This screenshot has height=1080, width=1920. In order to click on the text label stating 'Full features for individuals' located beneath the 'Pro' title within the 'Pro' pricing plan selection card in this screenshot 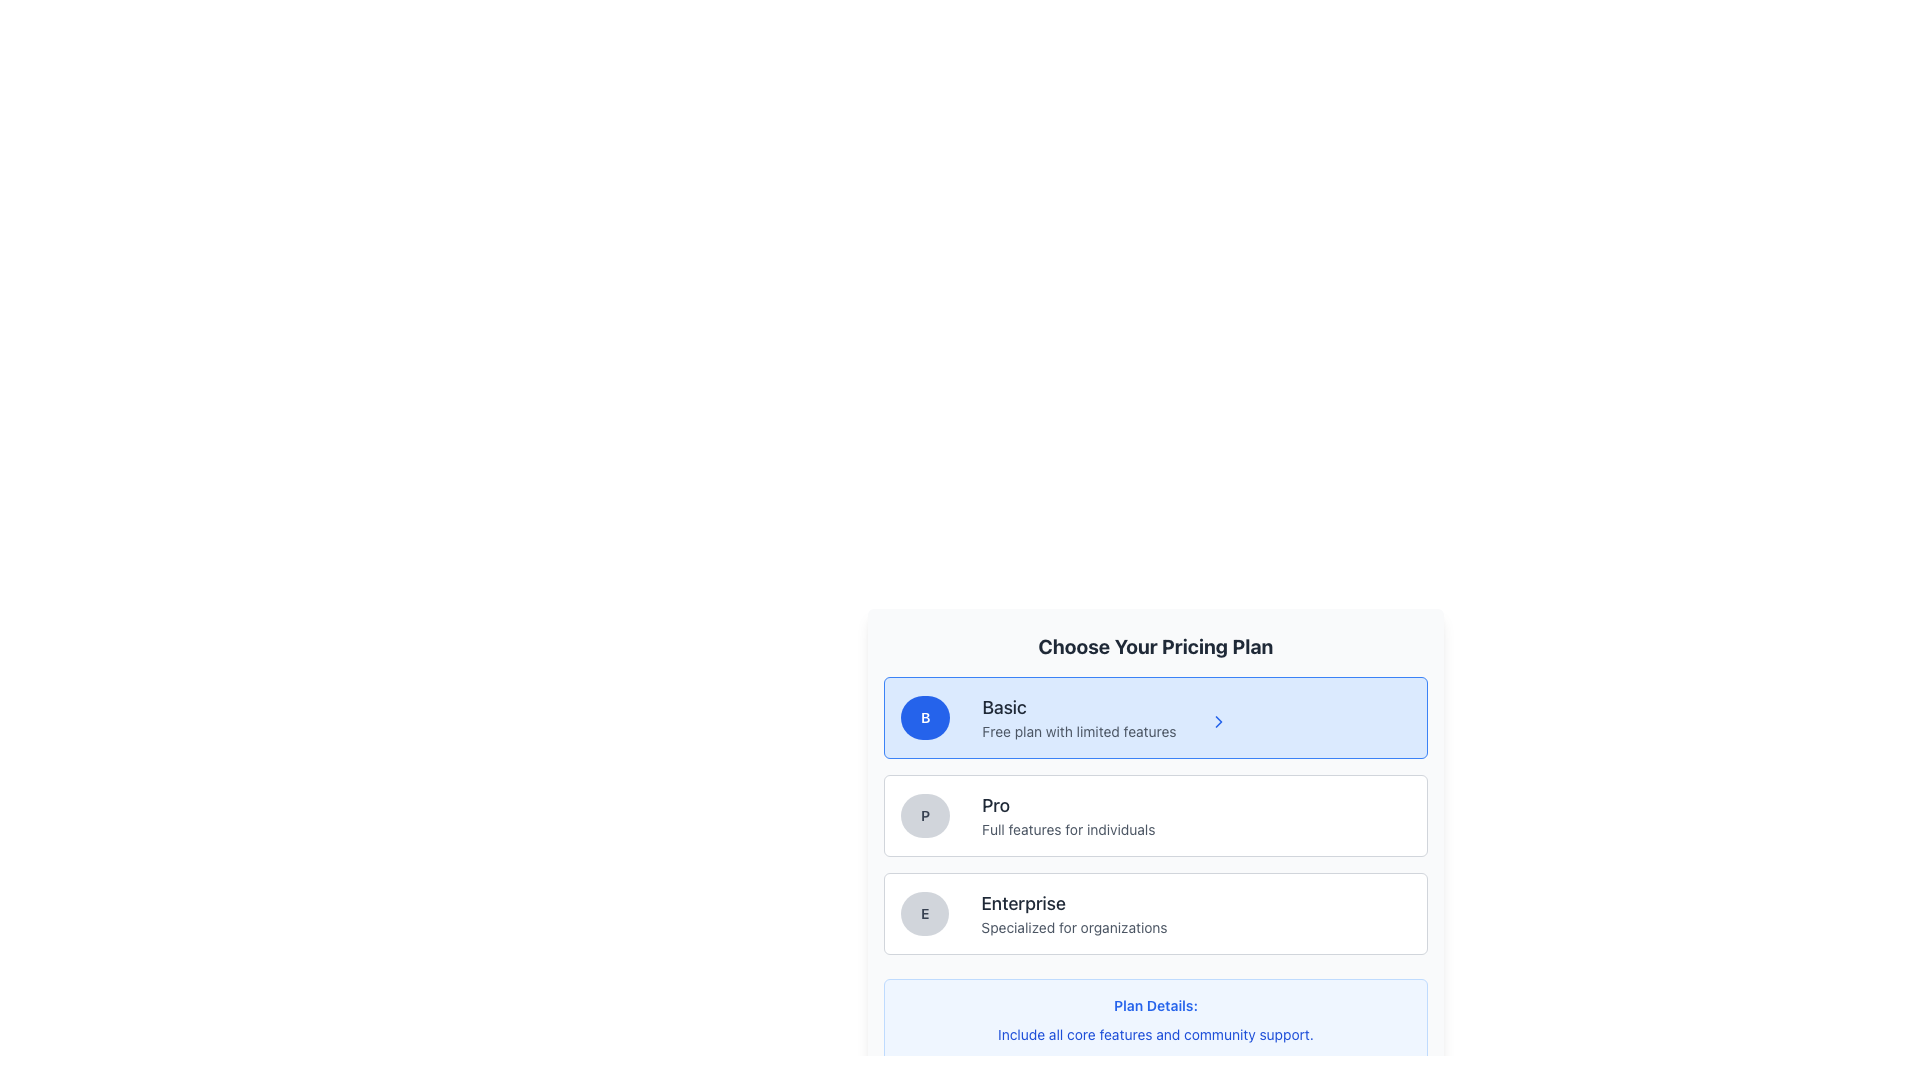, I will do `click(1067, 829)`.